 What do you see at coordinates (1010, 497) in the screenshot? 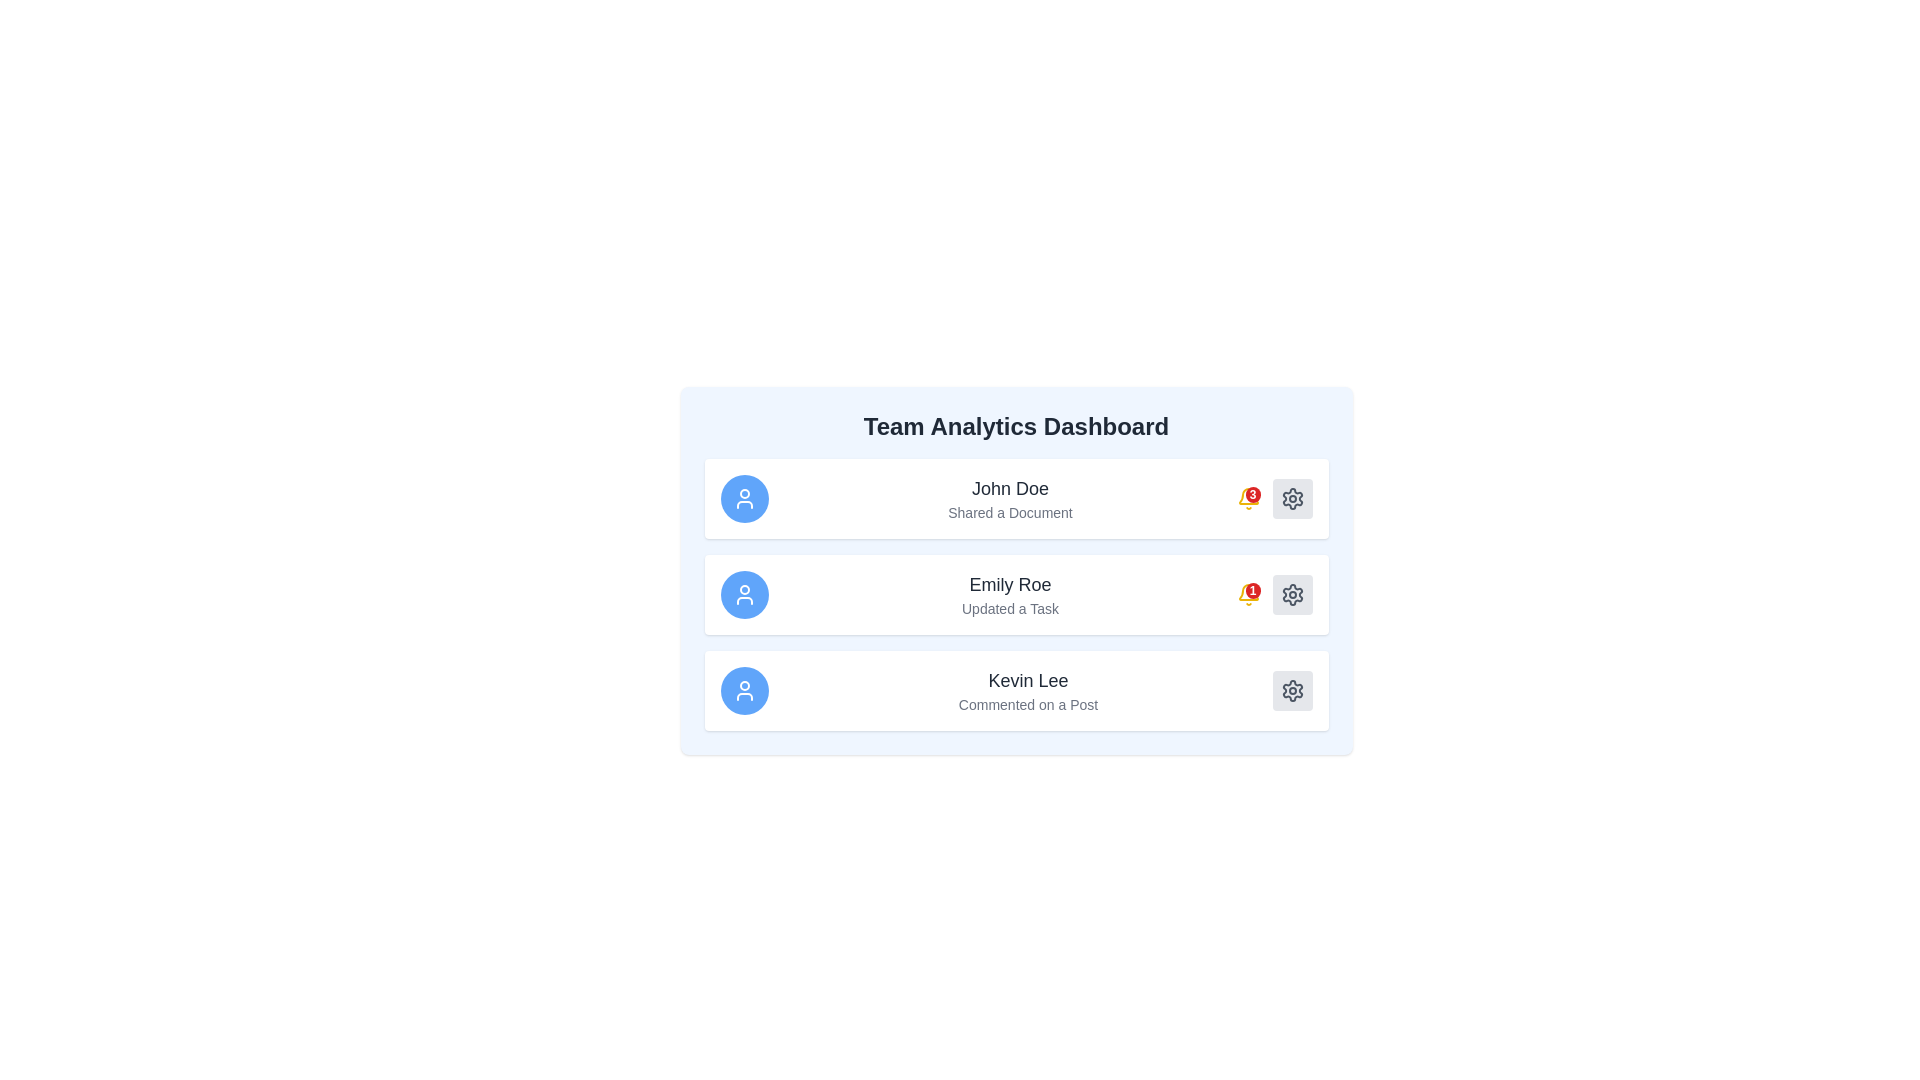
I see `textual content block displaying the name 'John Doe' and the description 'Shared a Document', located between a circular blue icon and a notification indicator` at bounding box center [1010, 497].